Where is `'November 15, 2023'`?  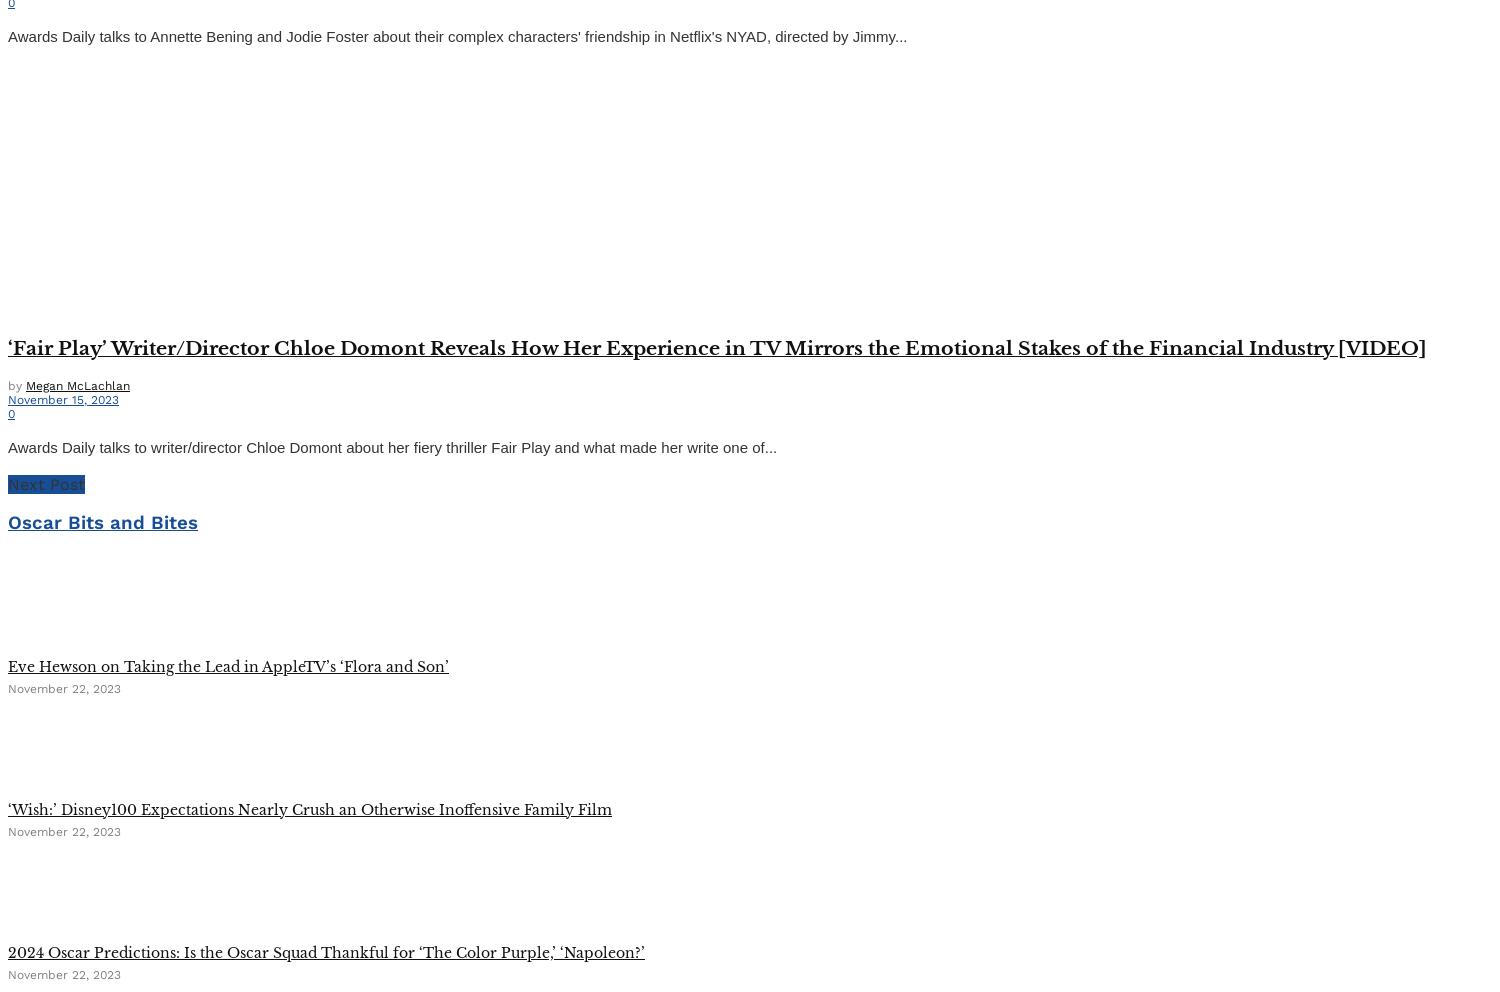 'November 15, 2023' is located at coordinates (62, 398).